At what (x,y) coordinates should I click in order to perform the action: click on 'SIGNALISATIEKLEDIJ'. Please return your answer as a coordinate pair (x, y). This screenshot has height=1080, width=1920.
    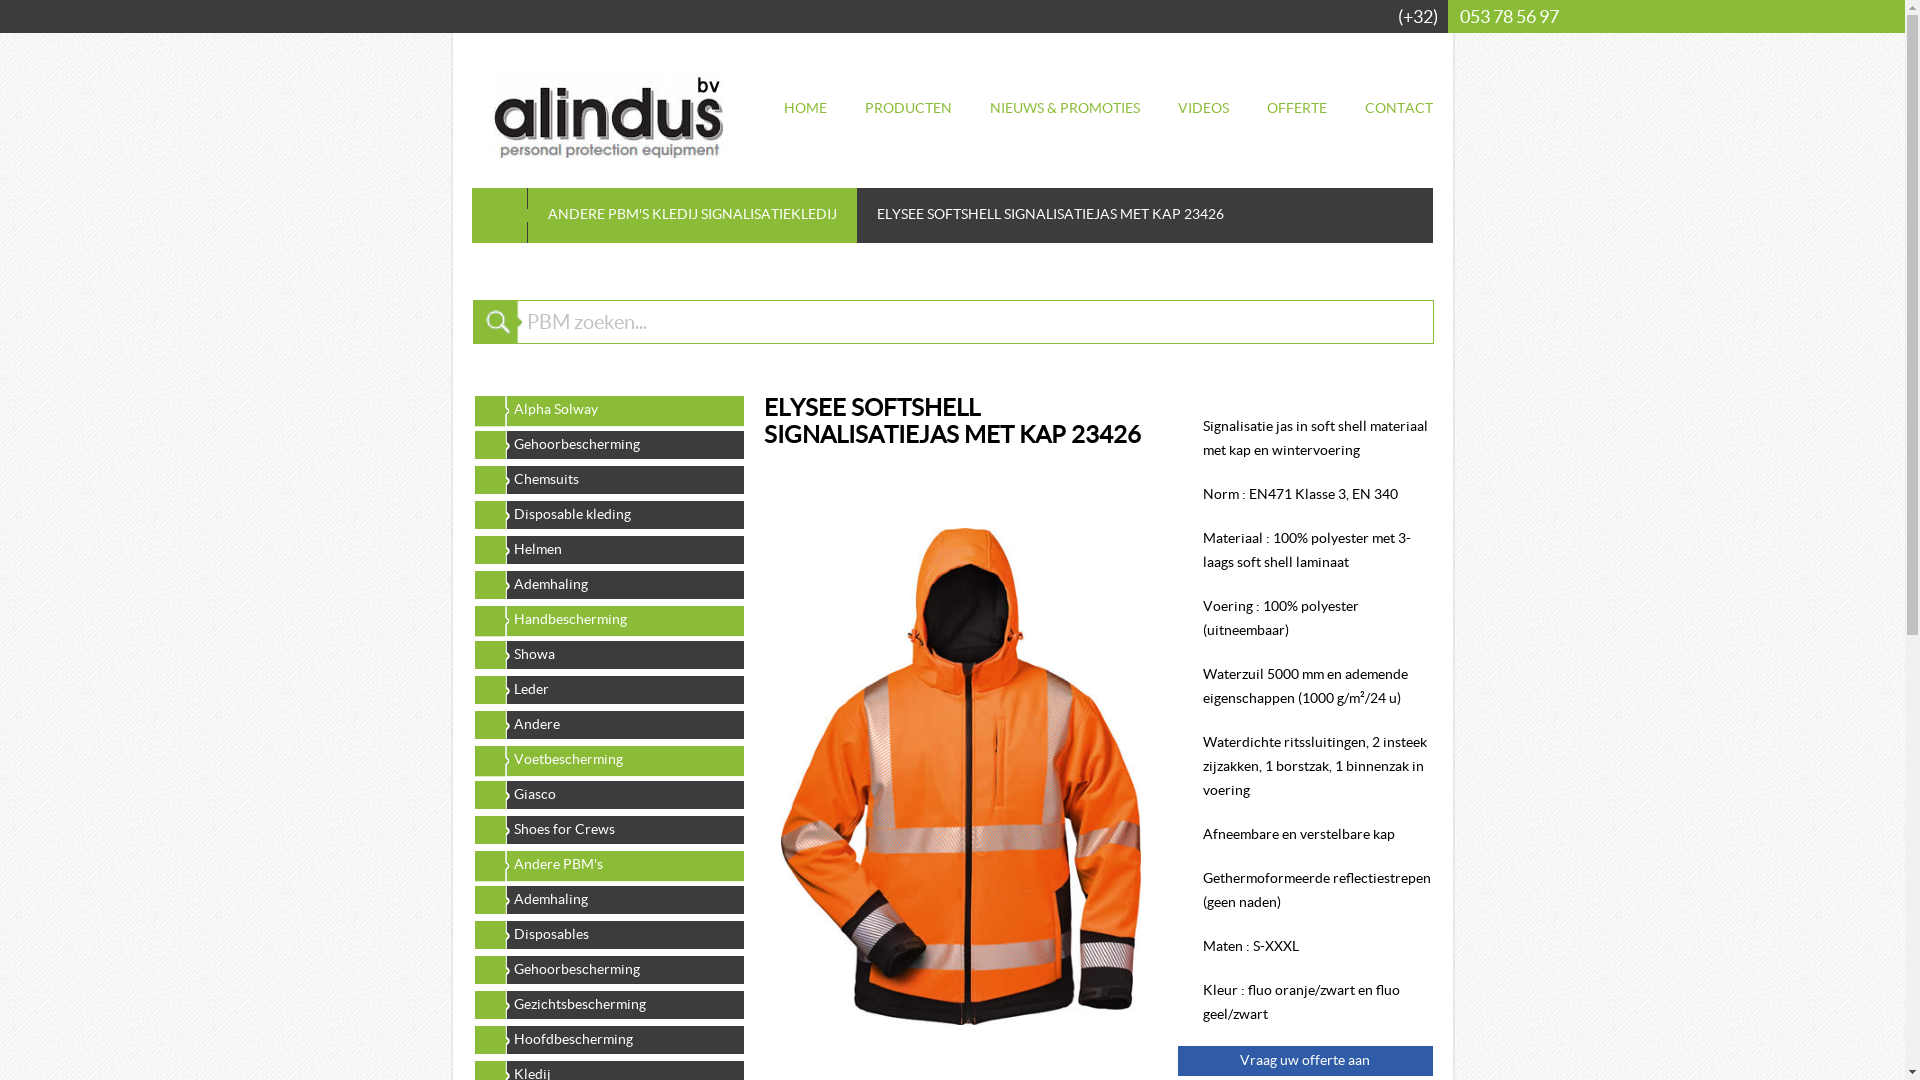
    Looking at the image, I should click on (767, 213).